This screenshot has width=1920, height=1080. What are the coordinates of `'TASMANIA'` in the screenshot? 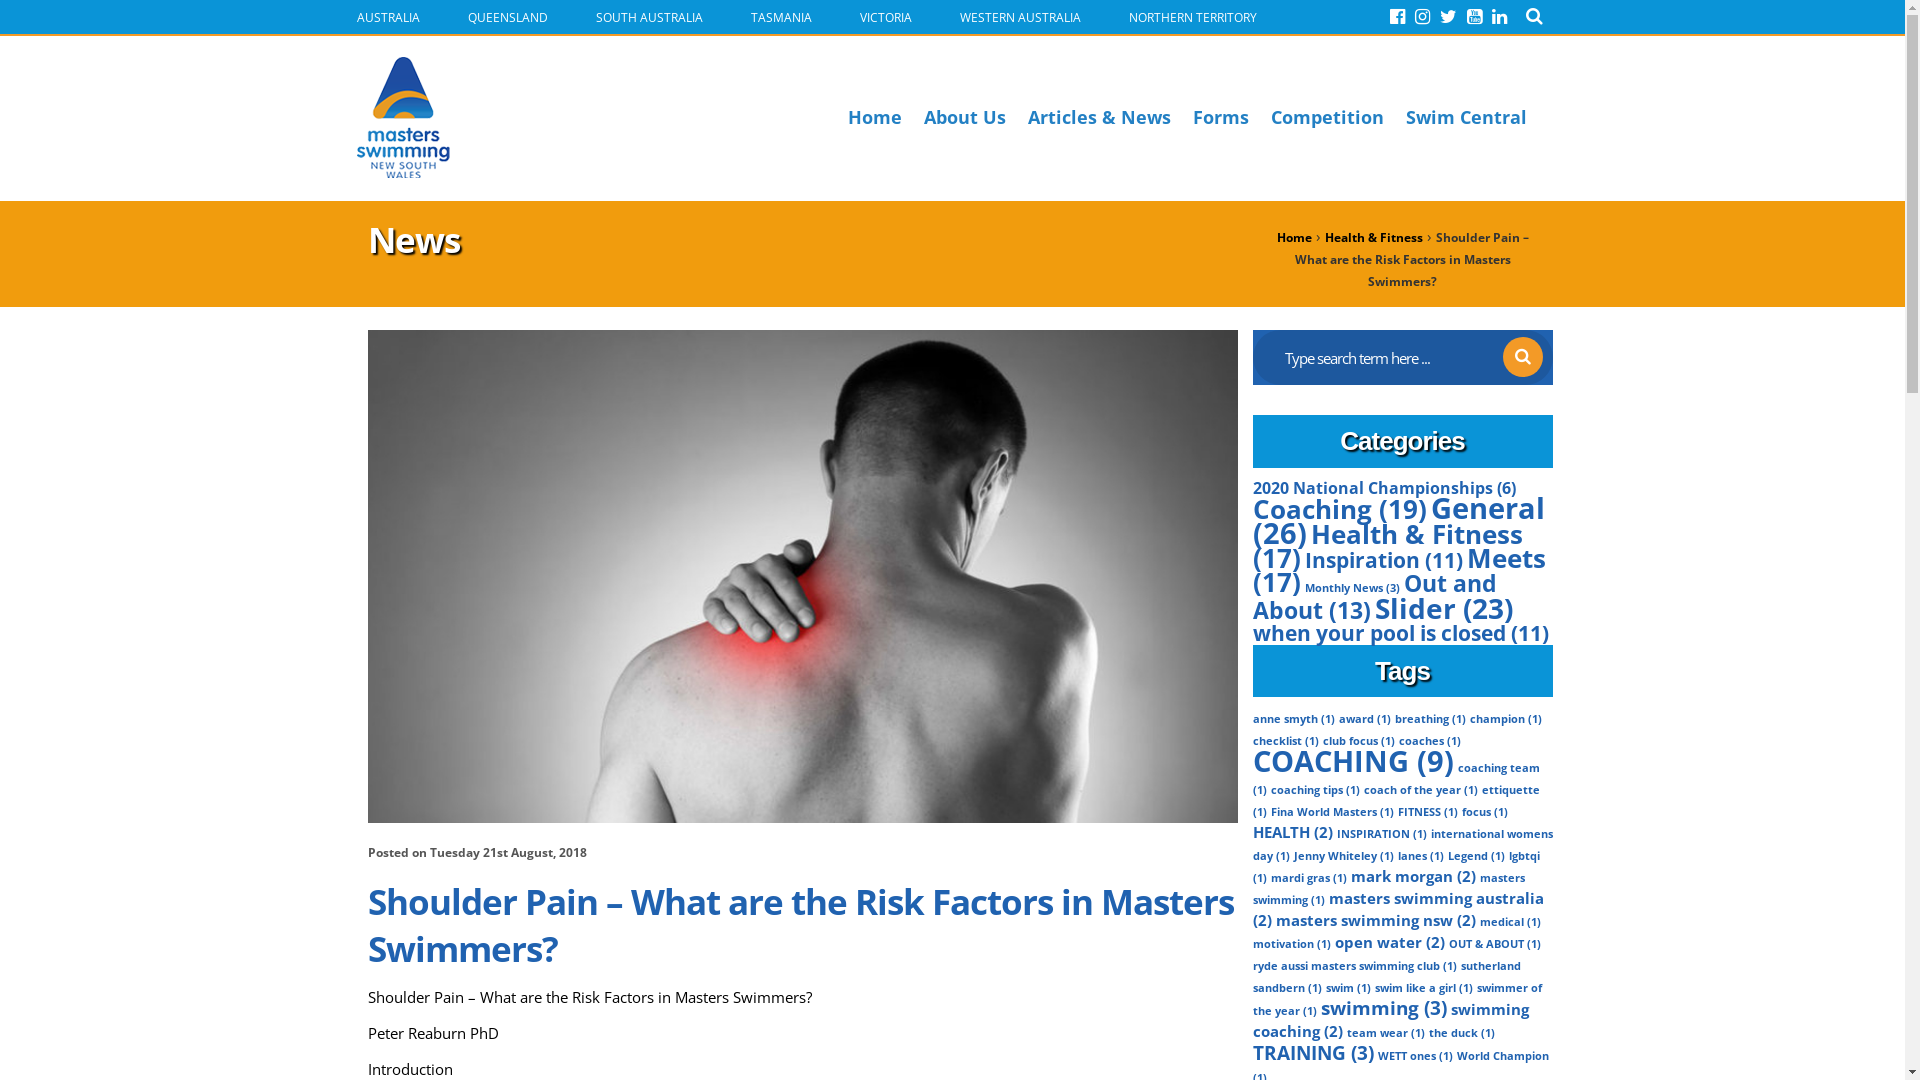 It's located at (777, 15).